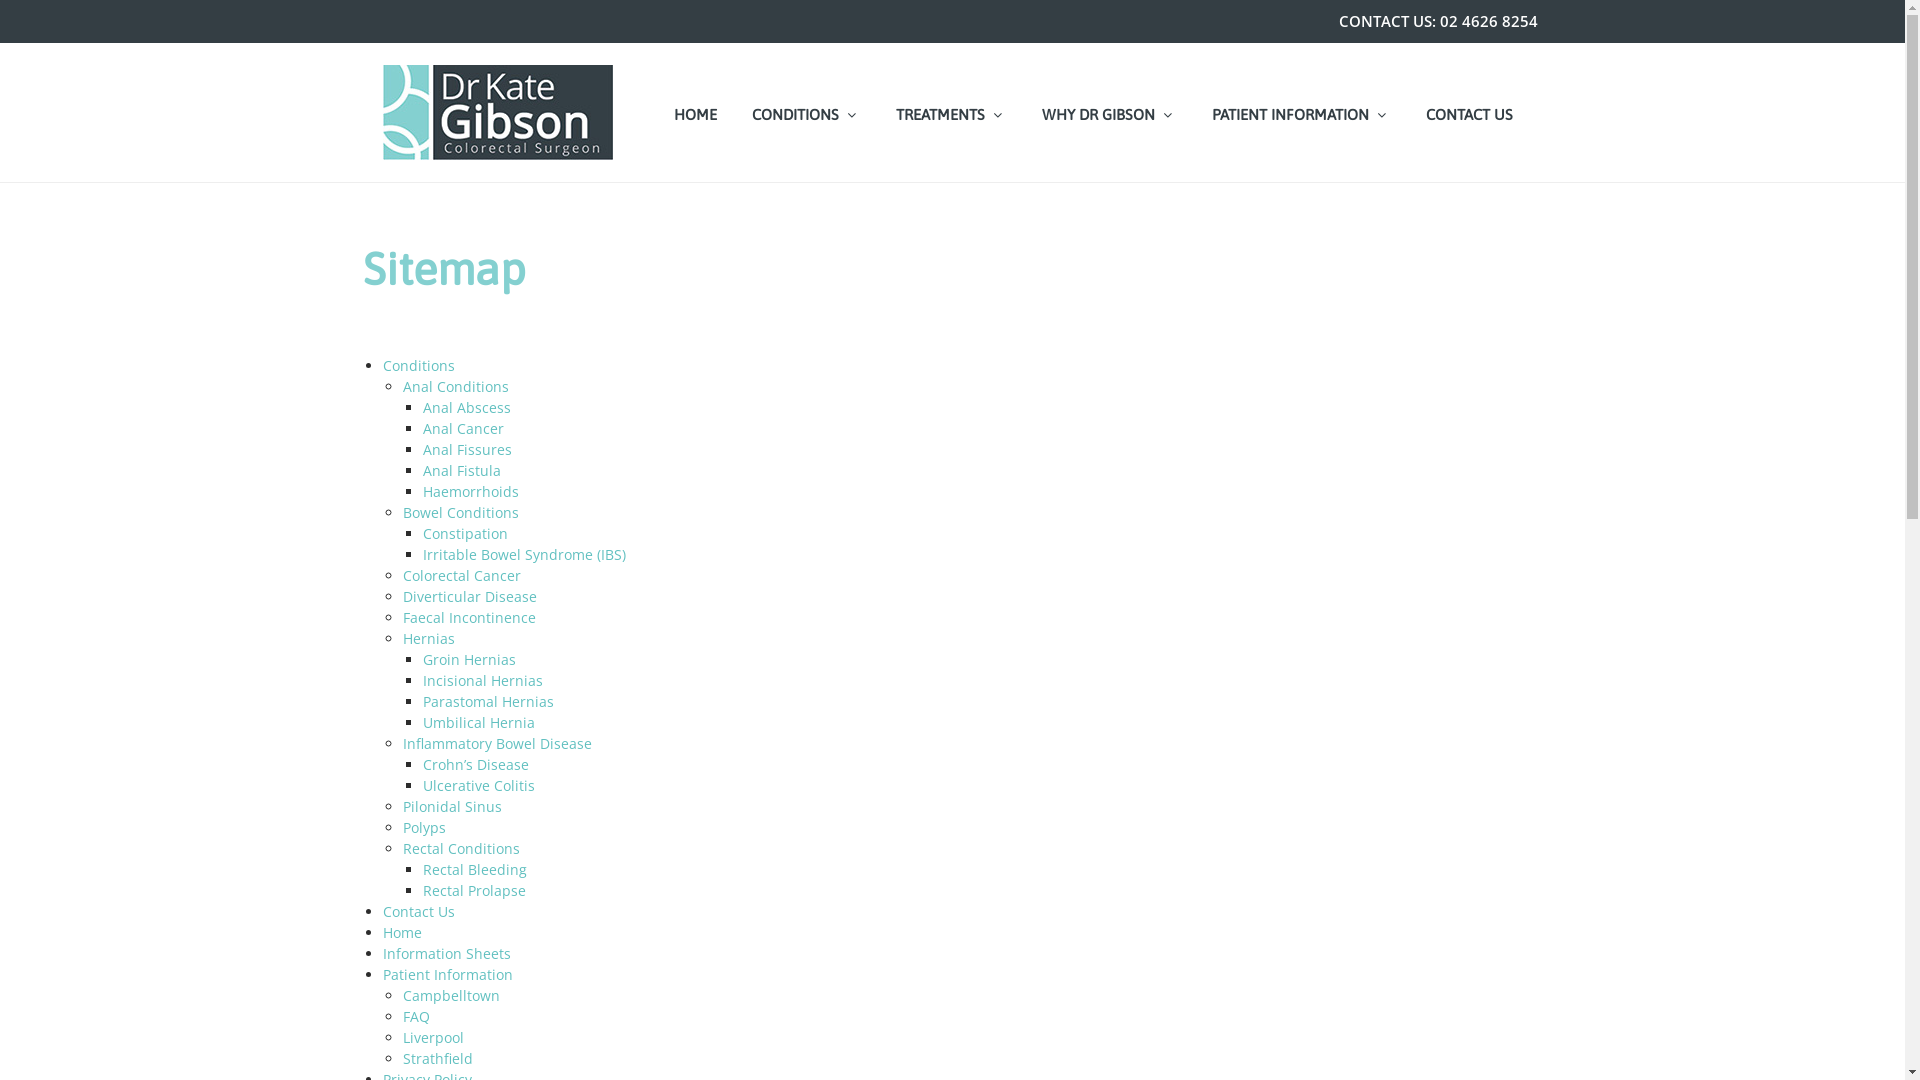 This screenshot has width=1920, height=1080. I want to click on 'CONDITIONS', so click(806, 112).